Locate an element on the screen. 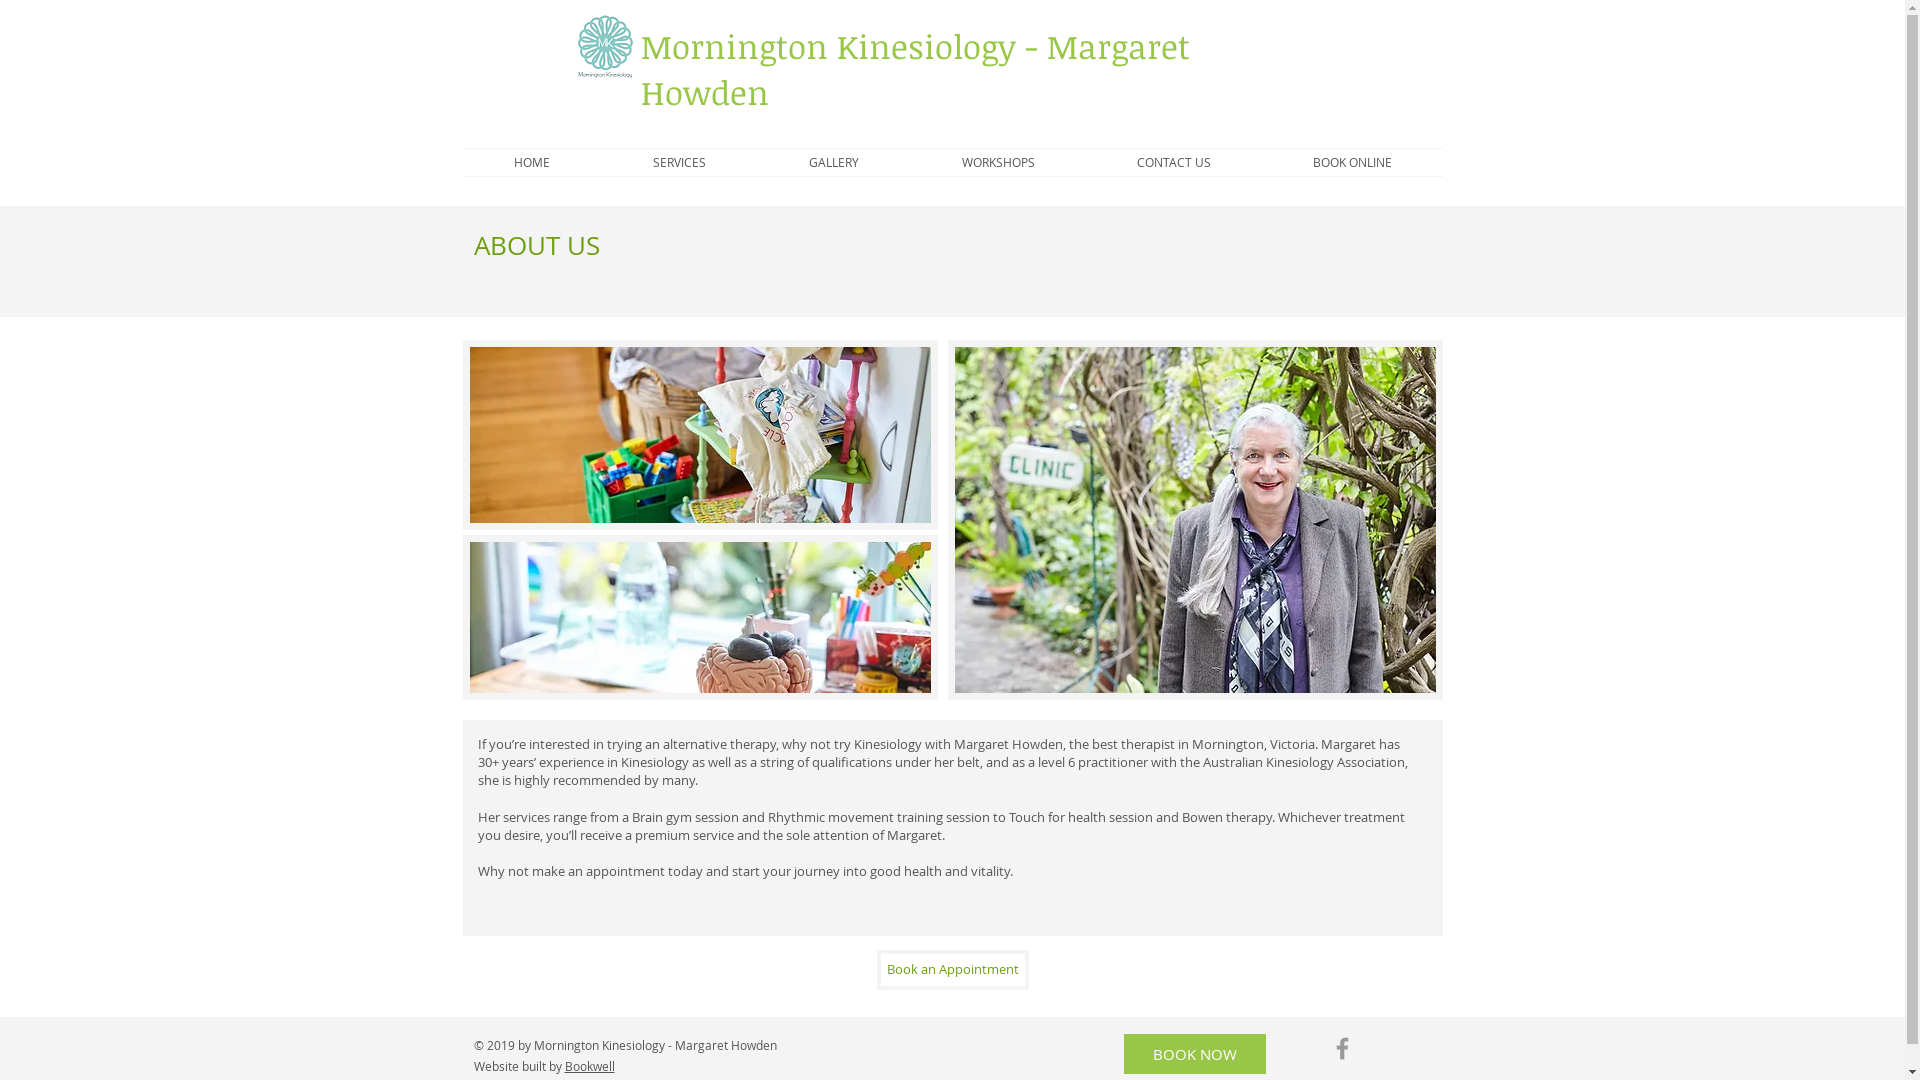 The width and height of the screenshot is (1920, 1080). 'BOOK ONLINE' is located at coordinates (1352, 161).